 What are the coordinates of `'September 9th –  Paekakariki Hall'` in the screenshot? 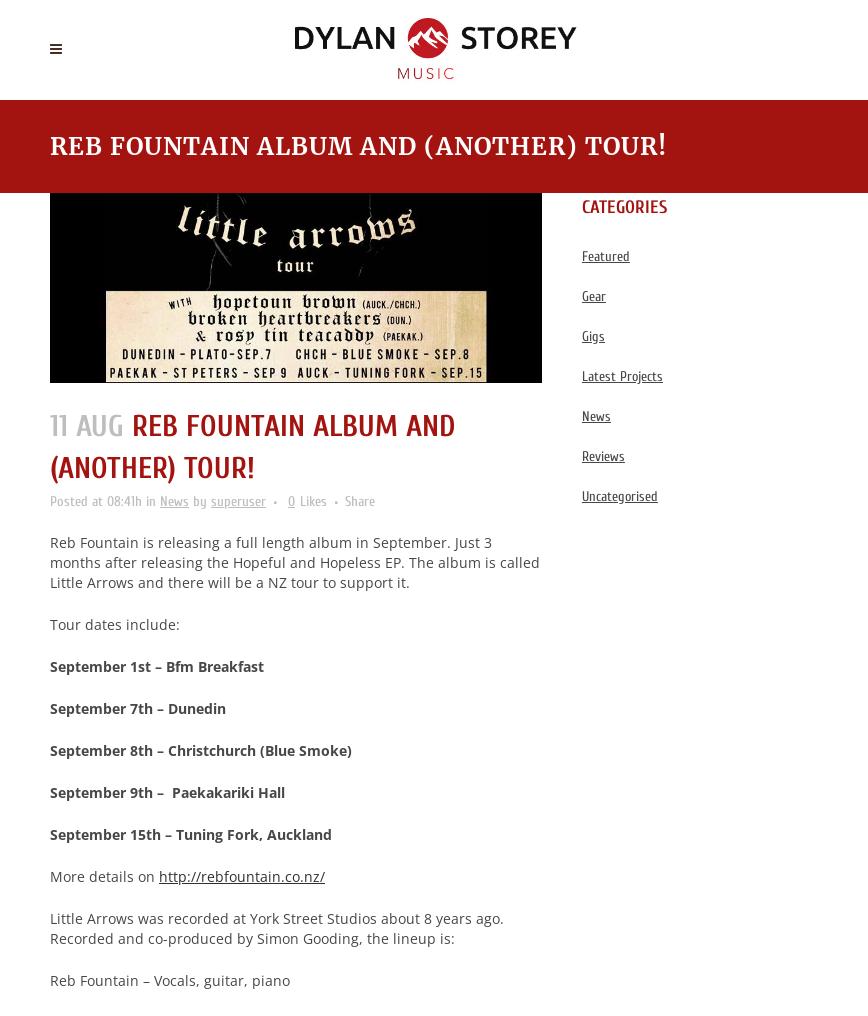 It's located at (169, 791).